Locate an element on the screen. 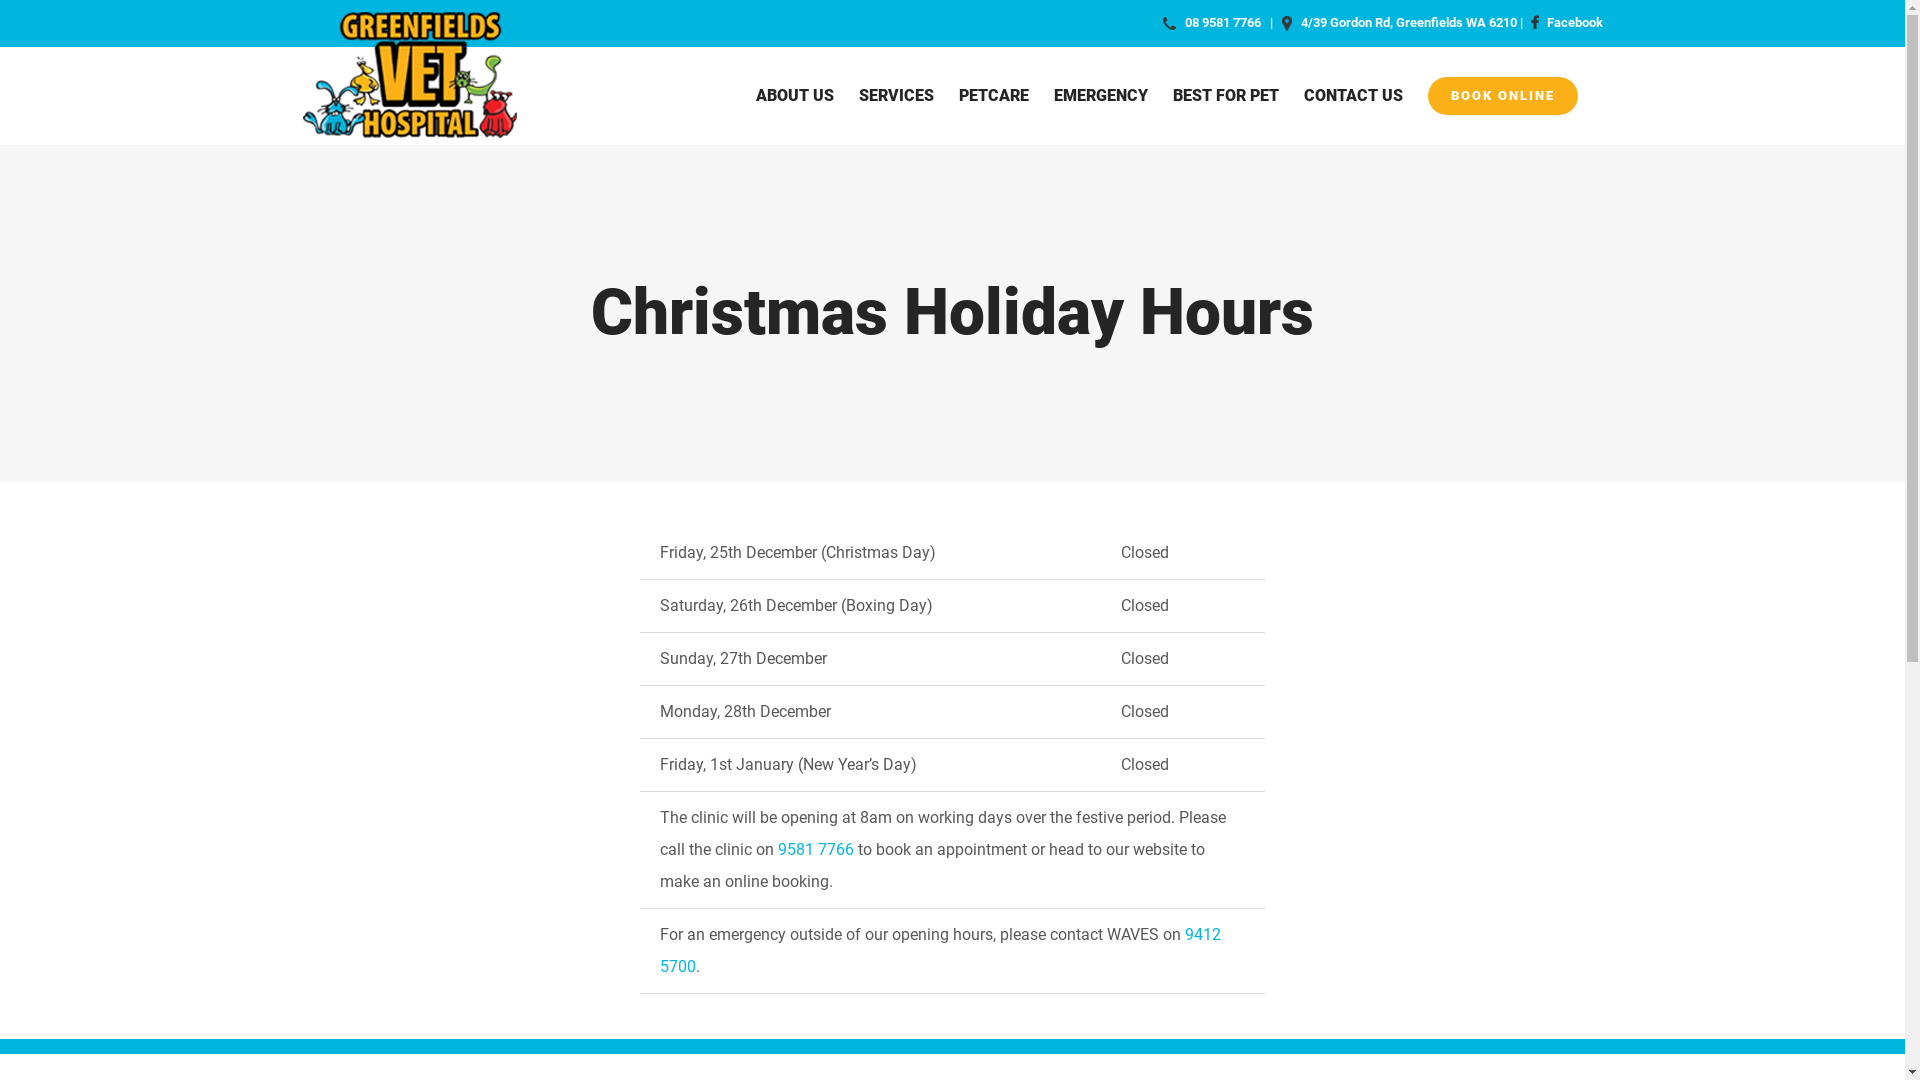 The height and width of the screenshot is (1080, 1920). 'SERVICES' is located at coordinates (894, 95).